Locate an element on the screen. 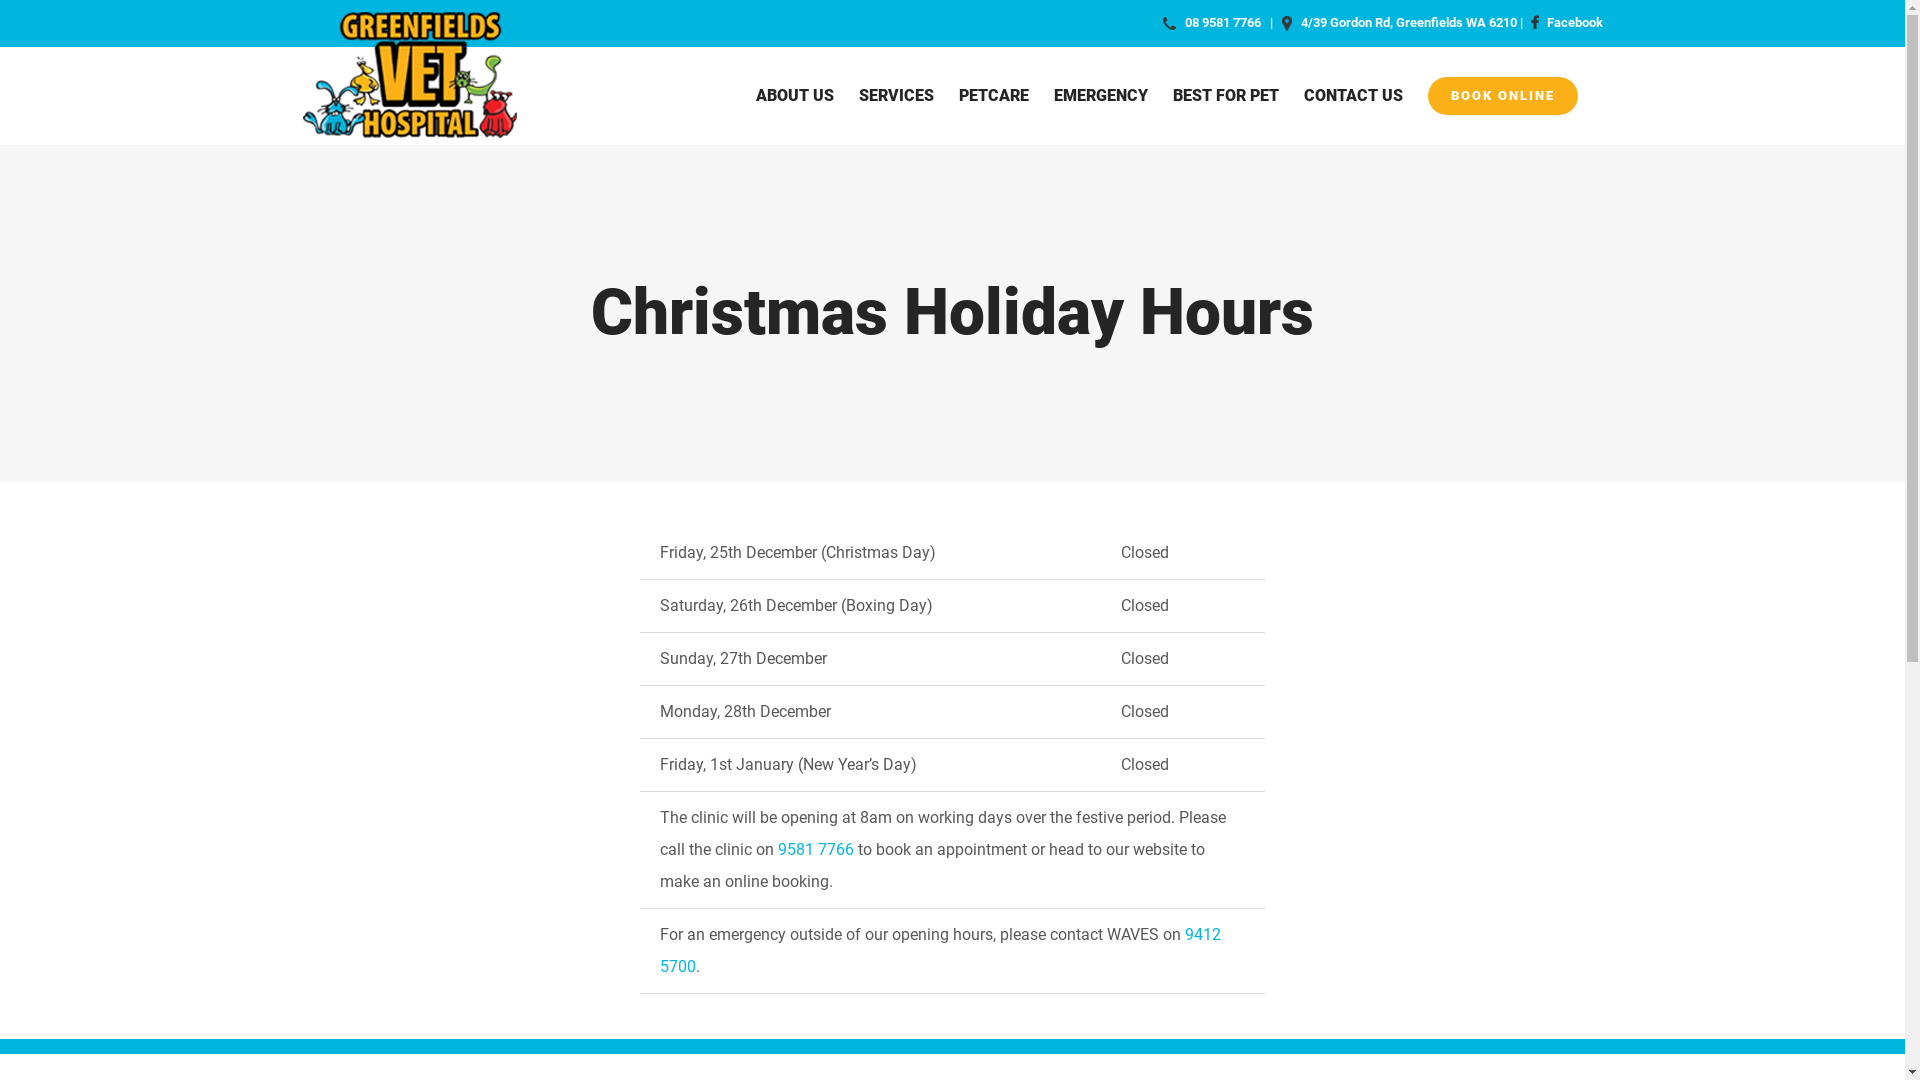 The height and width of the screenshot is (1080, 1920). 'SERVICES' is located at coordinates (894, 95).